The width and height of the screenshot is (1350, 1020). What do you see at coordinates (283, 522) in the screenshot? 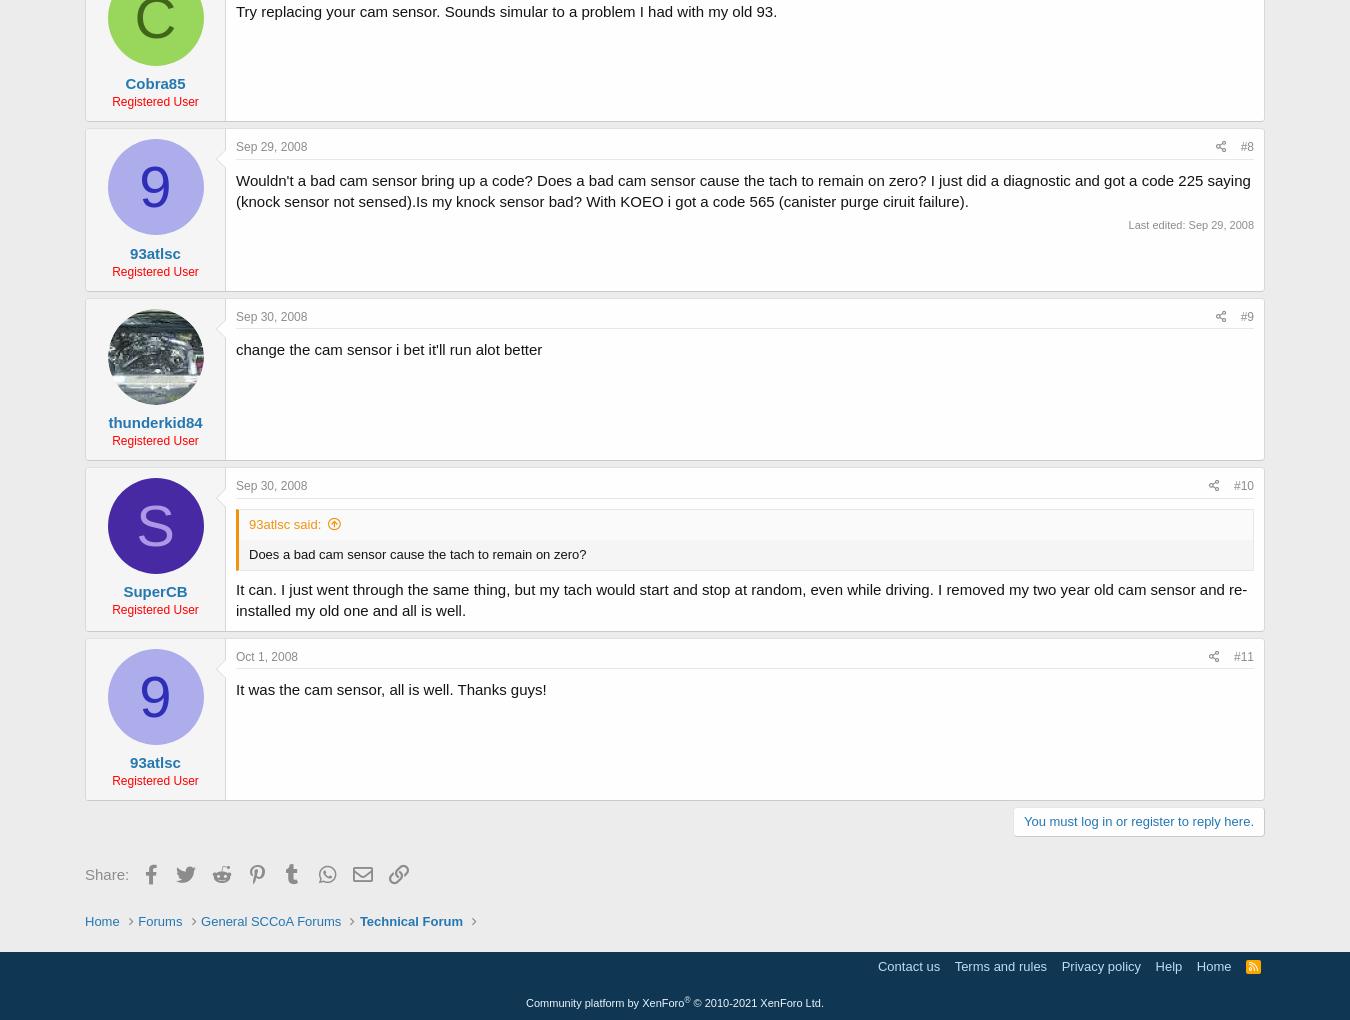
I see `'93atlsc said:'` at bounding box center [283, 522].